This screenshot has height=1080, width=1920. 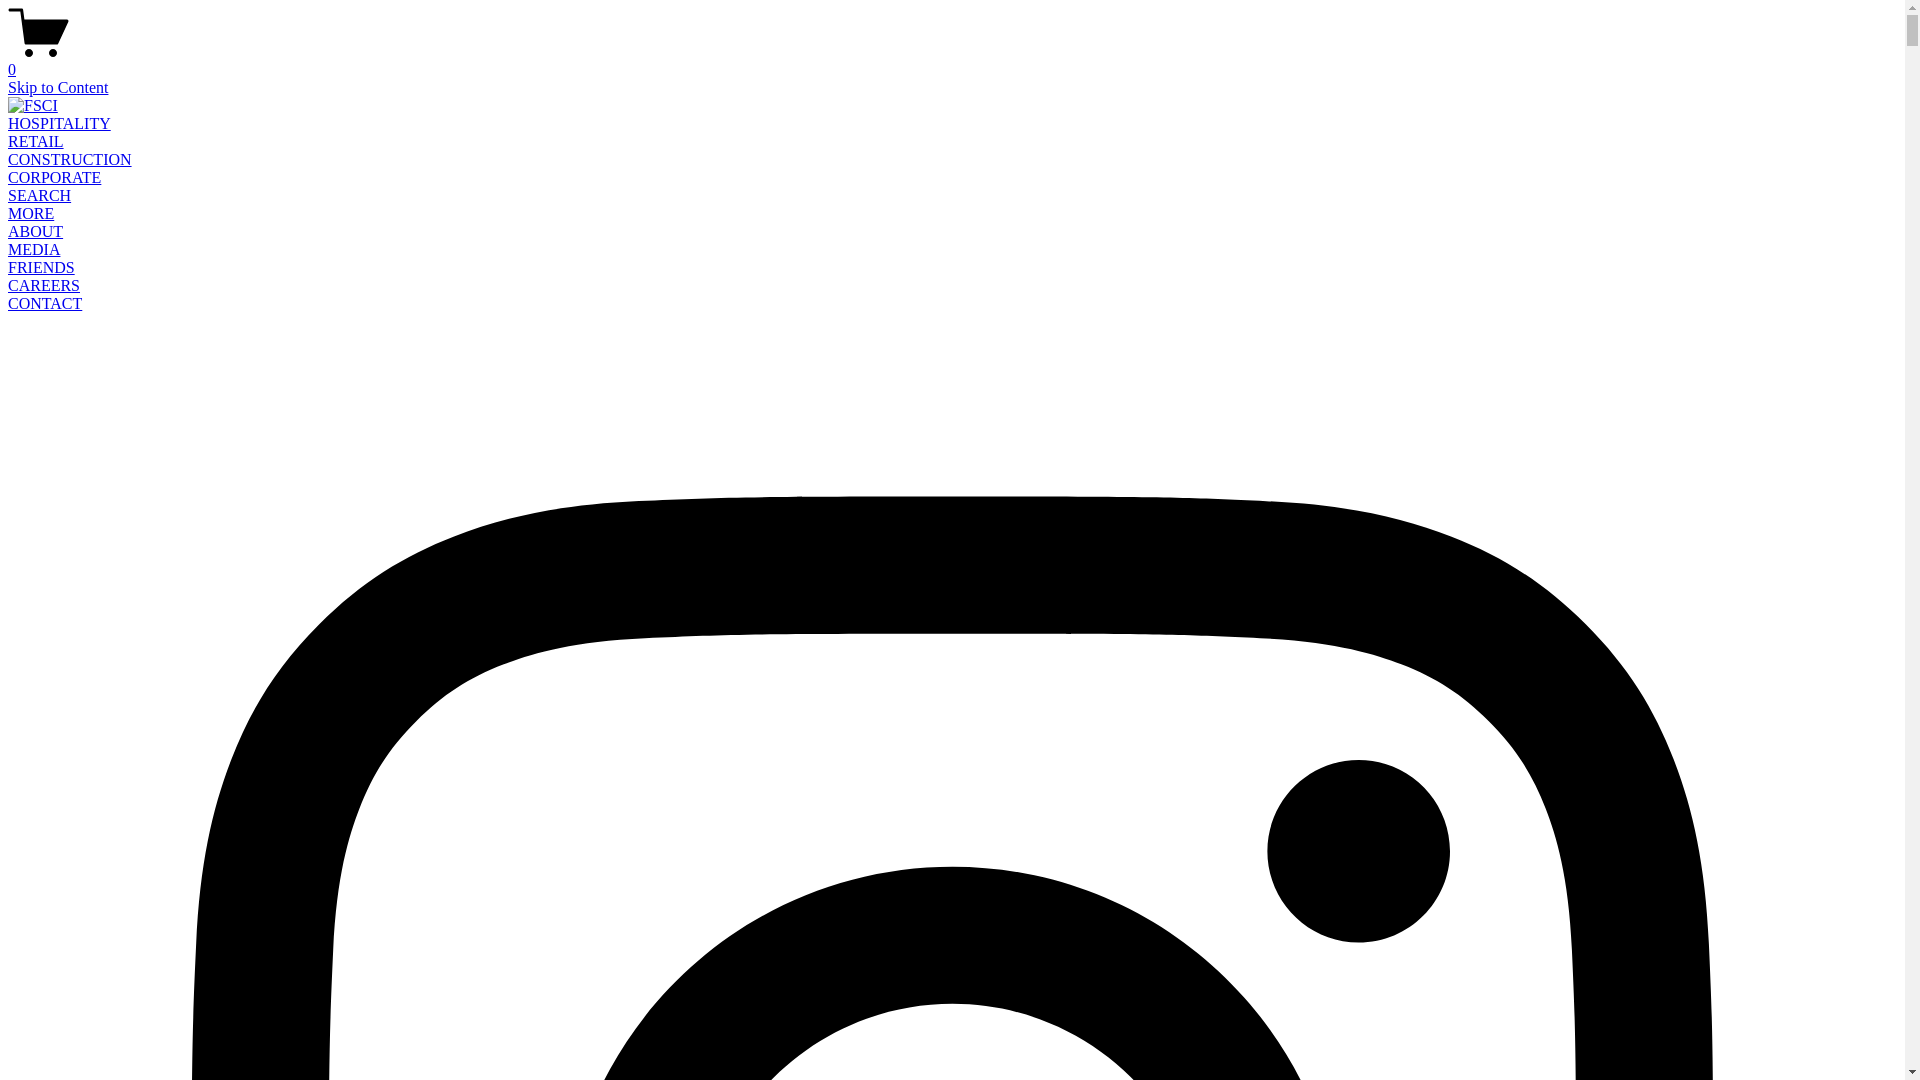 I want to click on 'Skip to Content', so click(x=57, y=86).